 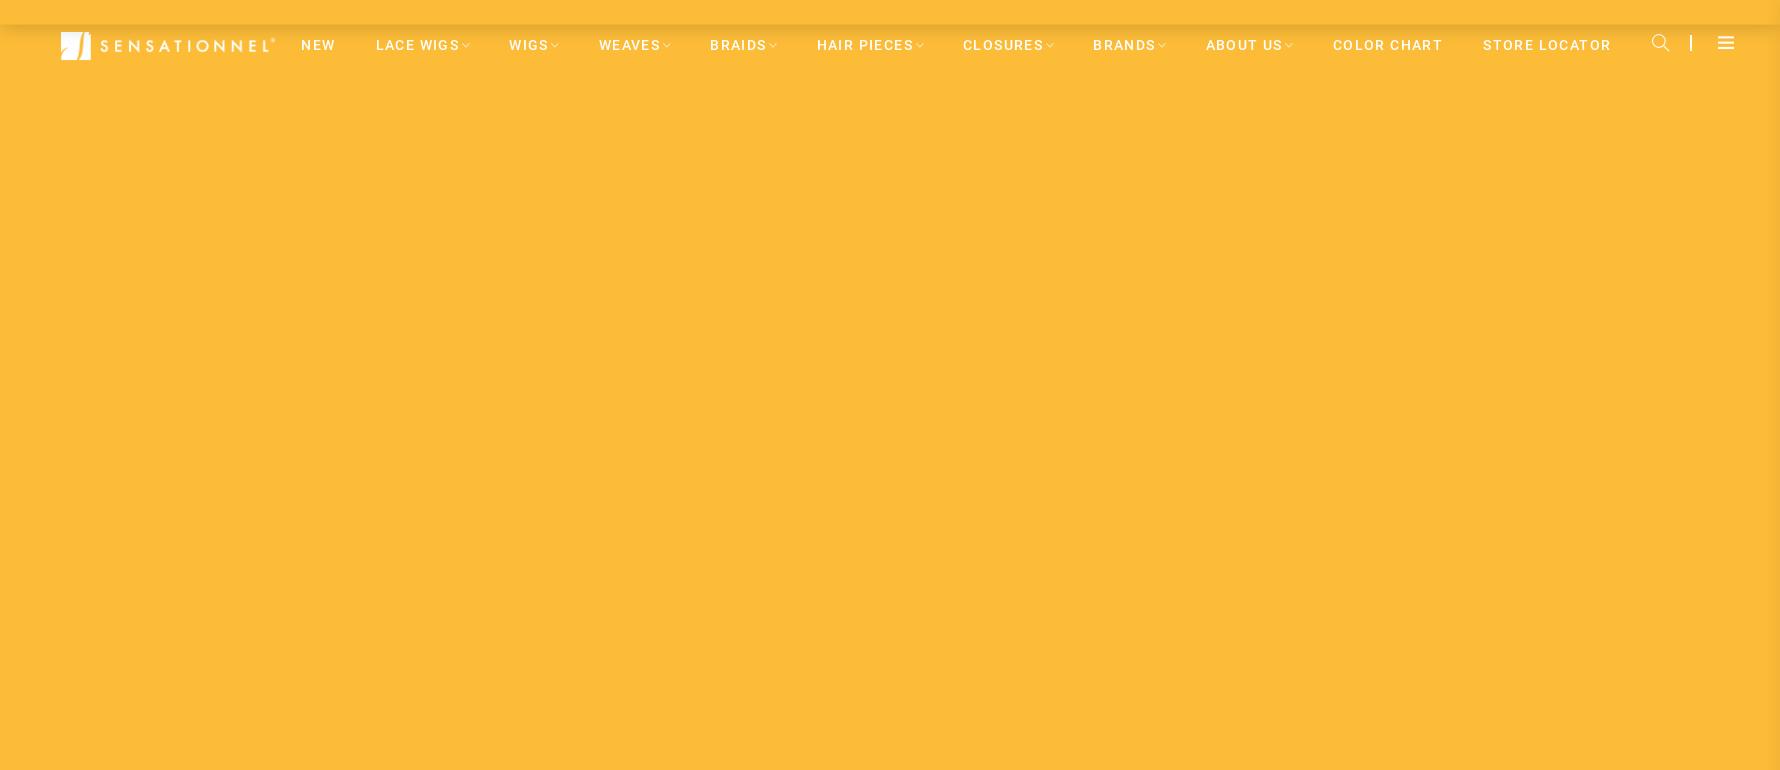 I want to click on 'LACE WIGS', so click(x=416, y=43).